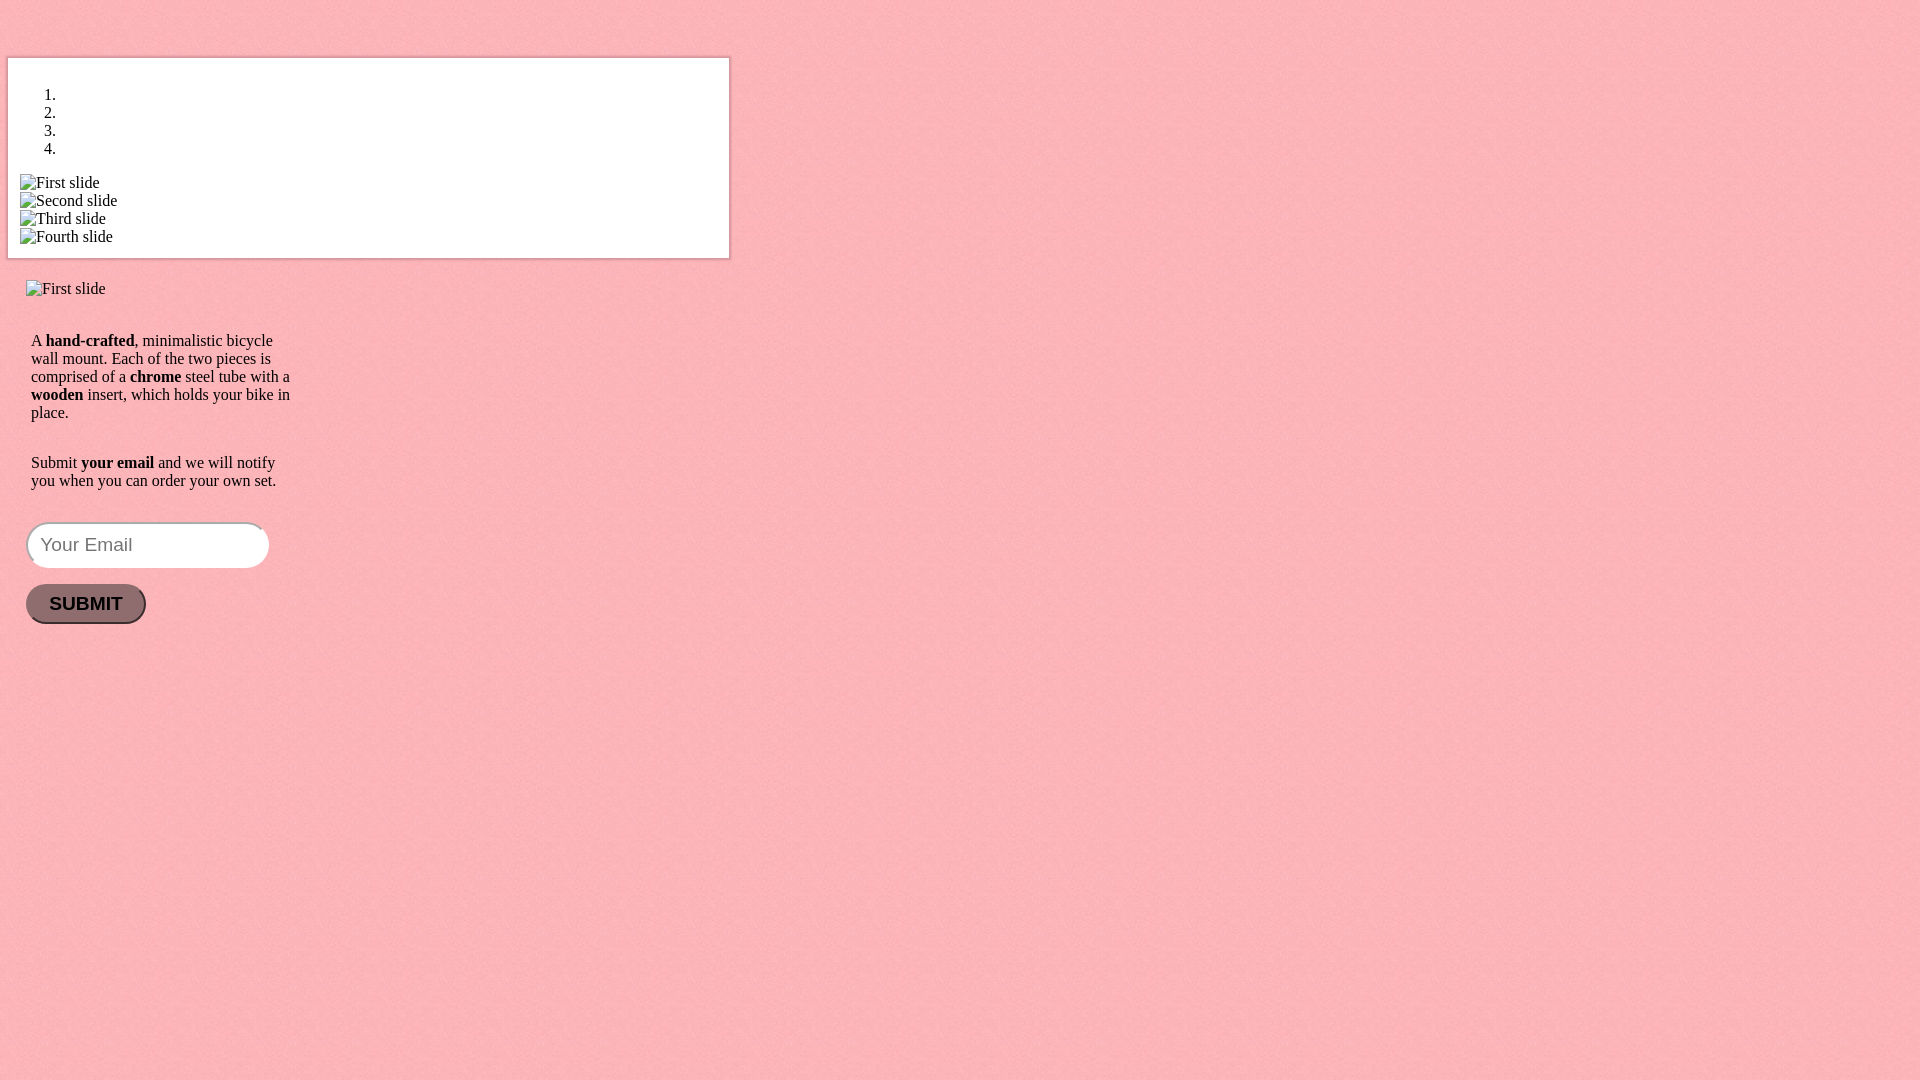 The width and height of the screenshot is (1920, 1080). What do you see at coordinates (85, 603) in the screenshot?
I see `'SUBMIT'` at bounding box center [85, 603].